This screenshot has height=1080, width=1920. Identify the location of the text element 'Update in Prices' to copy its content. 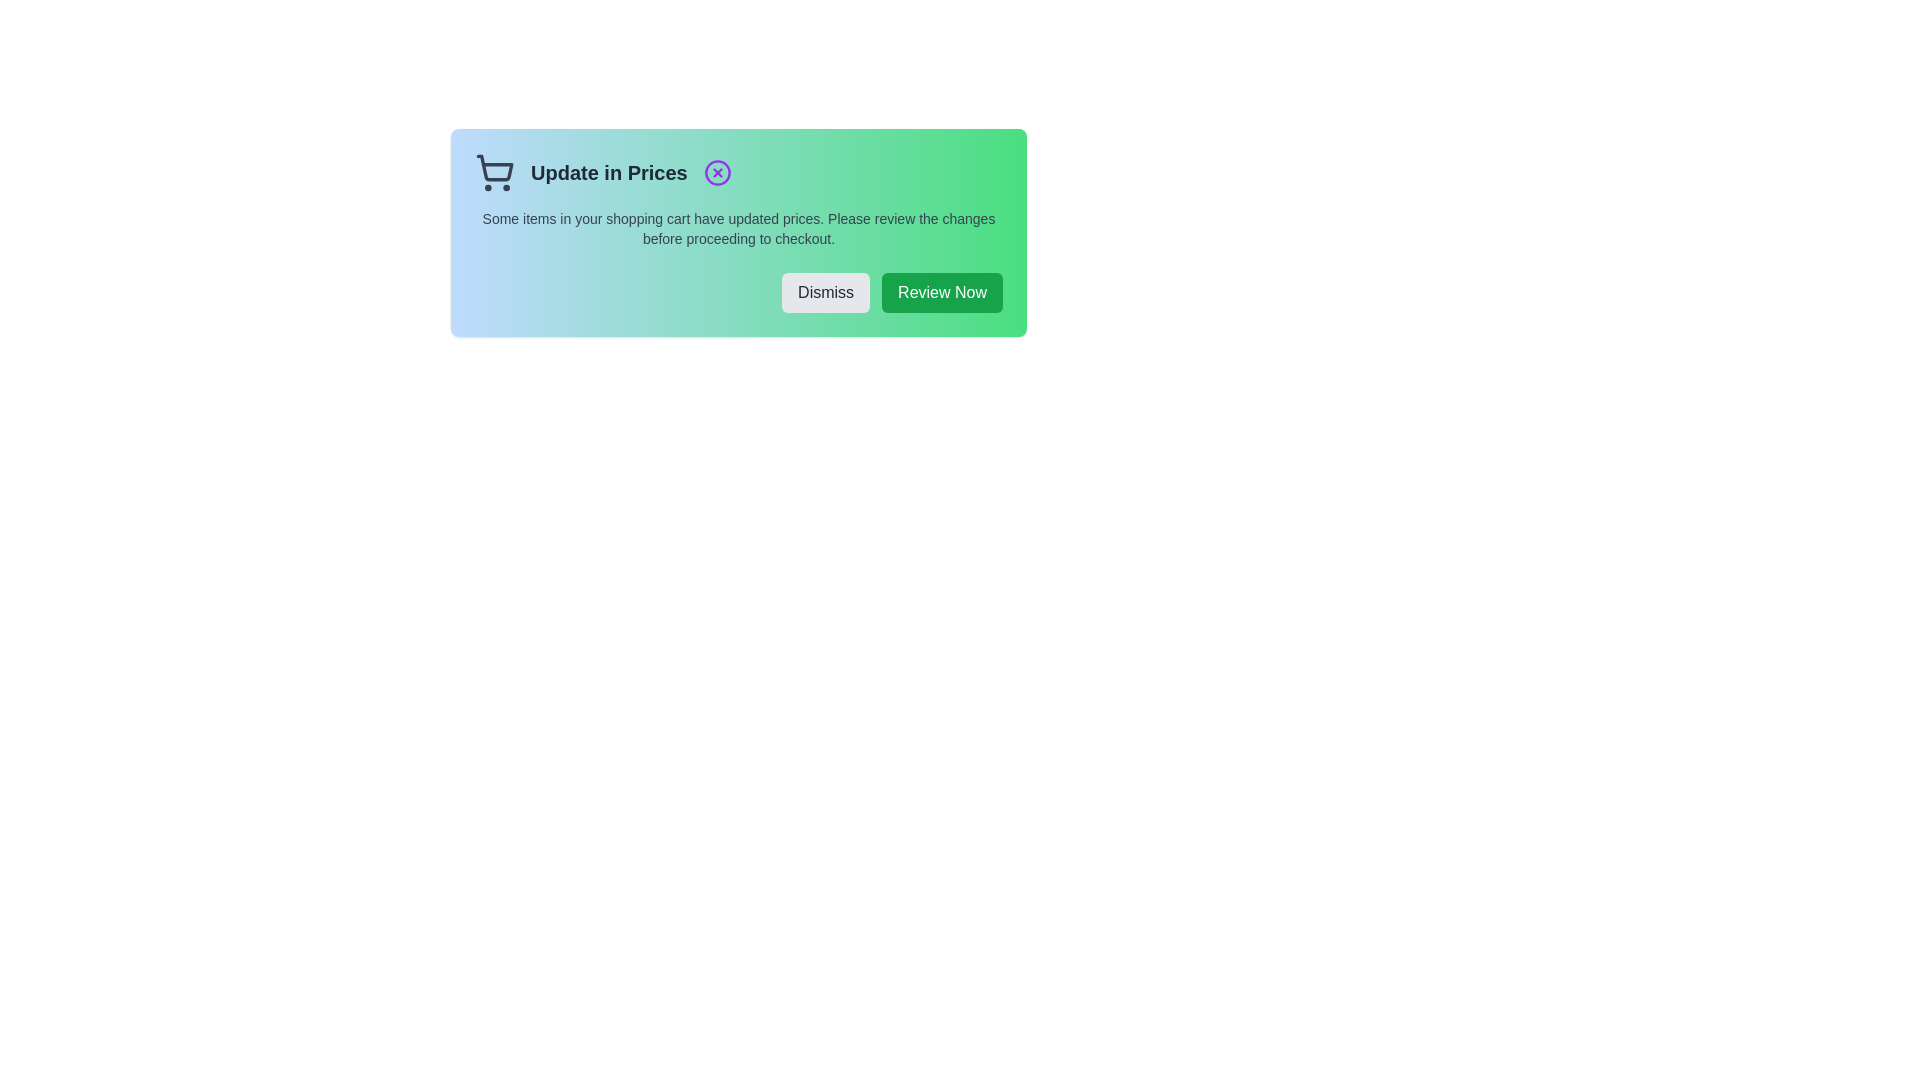
(738, 172).